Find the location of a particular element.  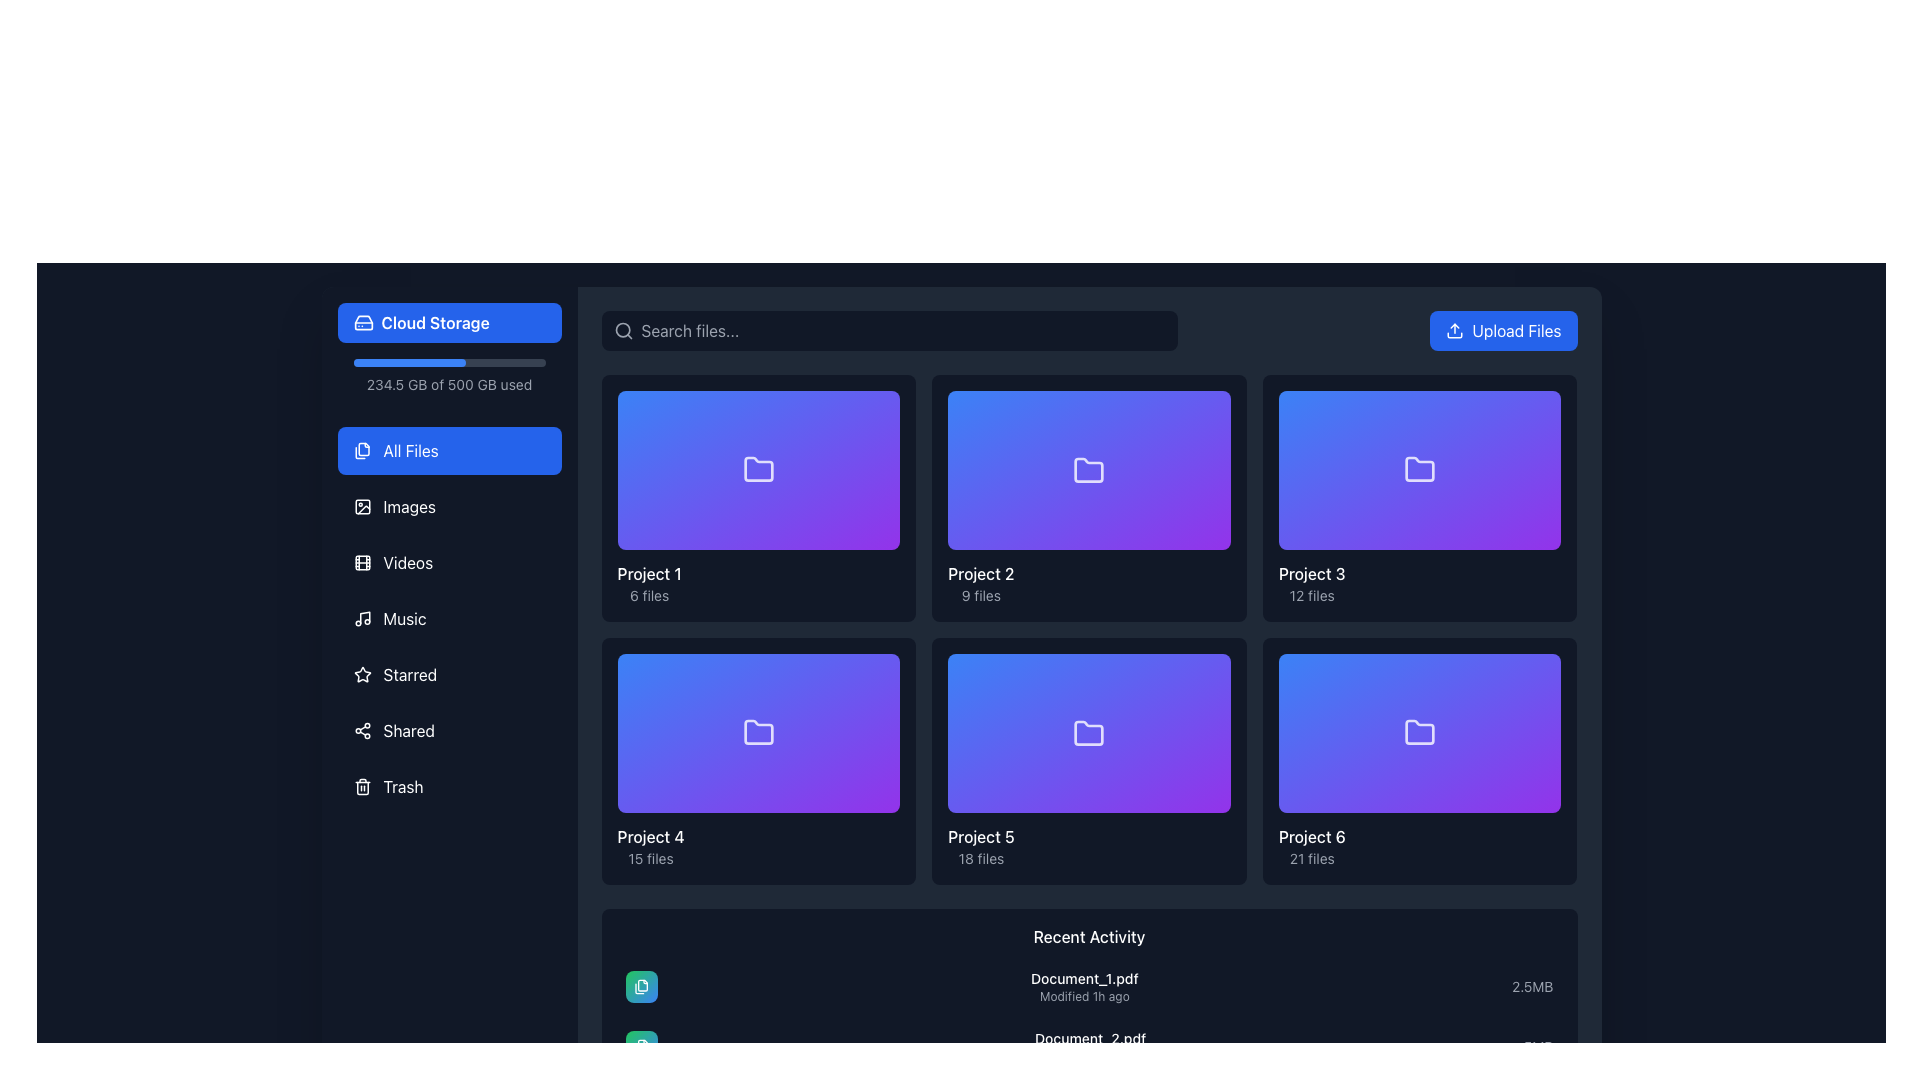

the folder icon with rounded edges on a gradient blue-to-purple background, located within the 'Project 6' card is located at coordinates (1419, 733).